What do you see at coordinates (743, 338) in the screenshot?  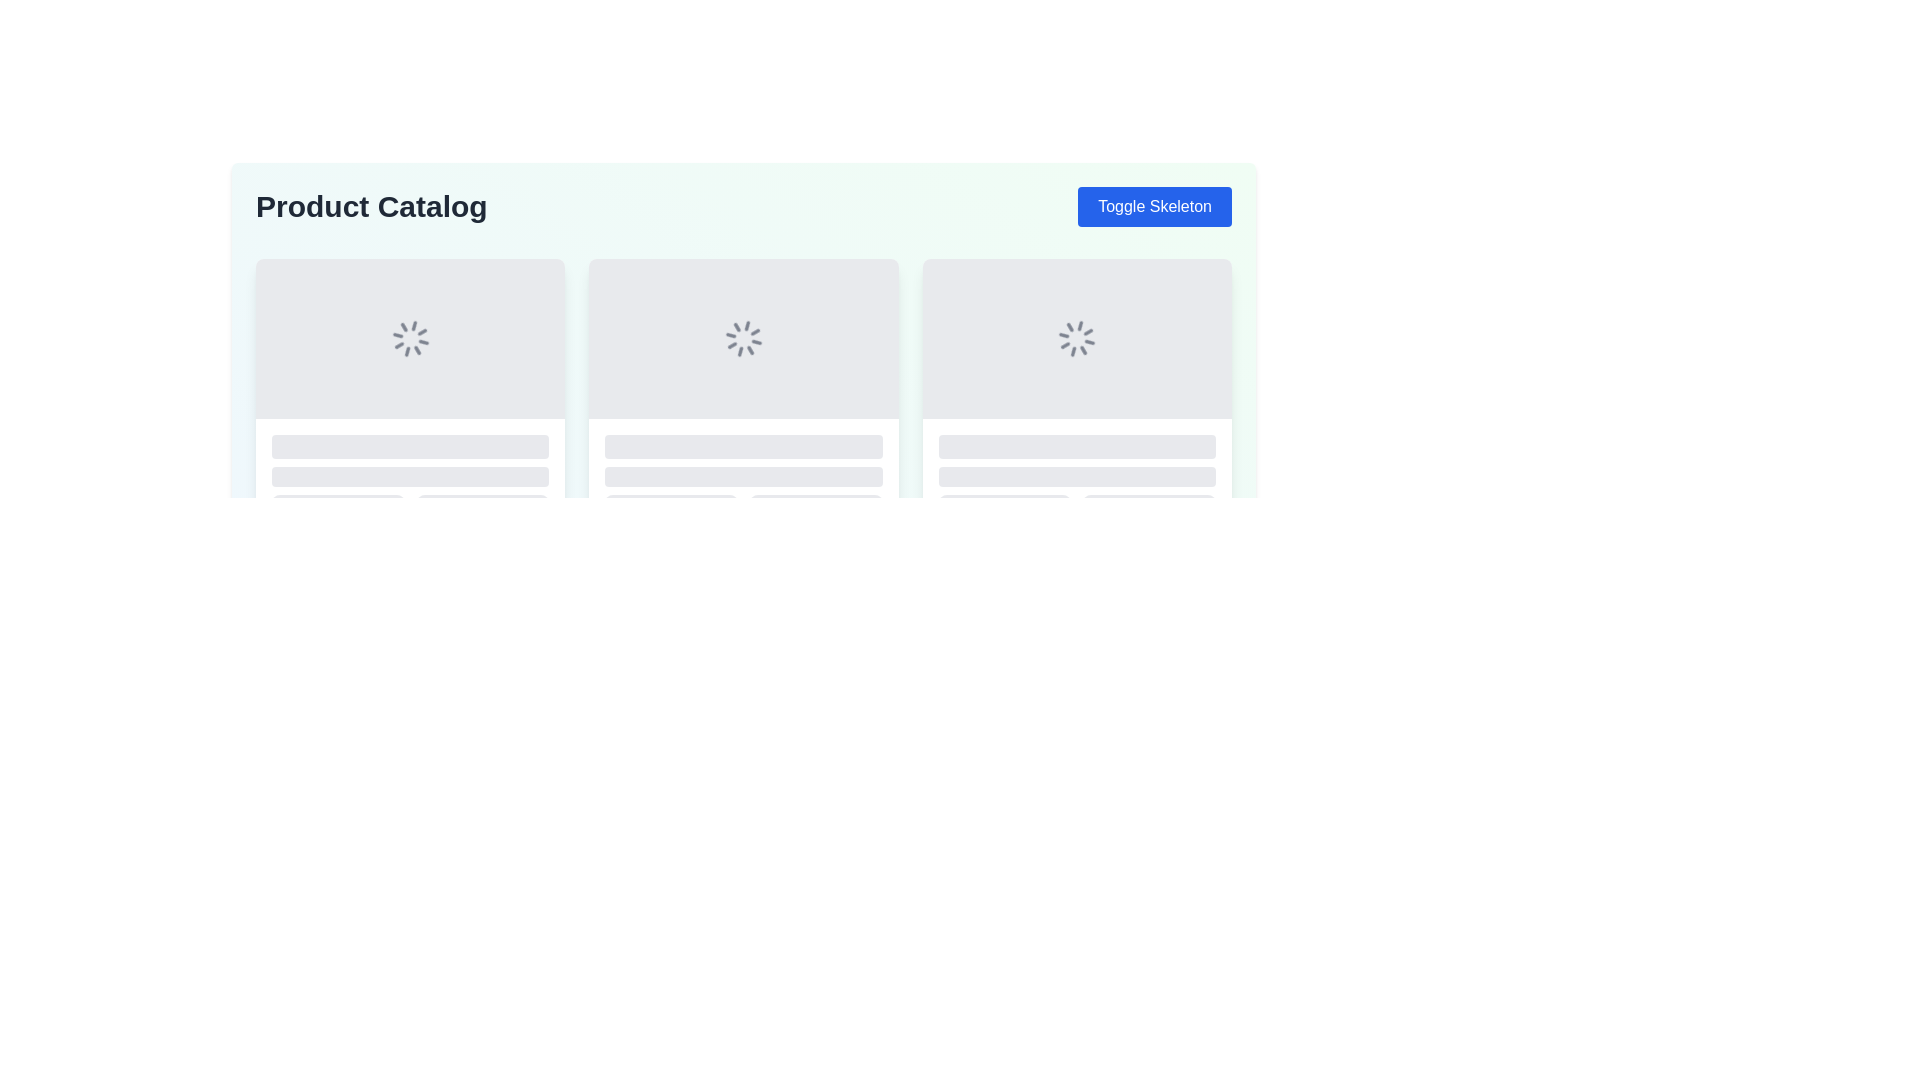 I see `the spinner loading indicator in the center of the middle card` at bounding box center [743, 338].